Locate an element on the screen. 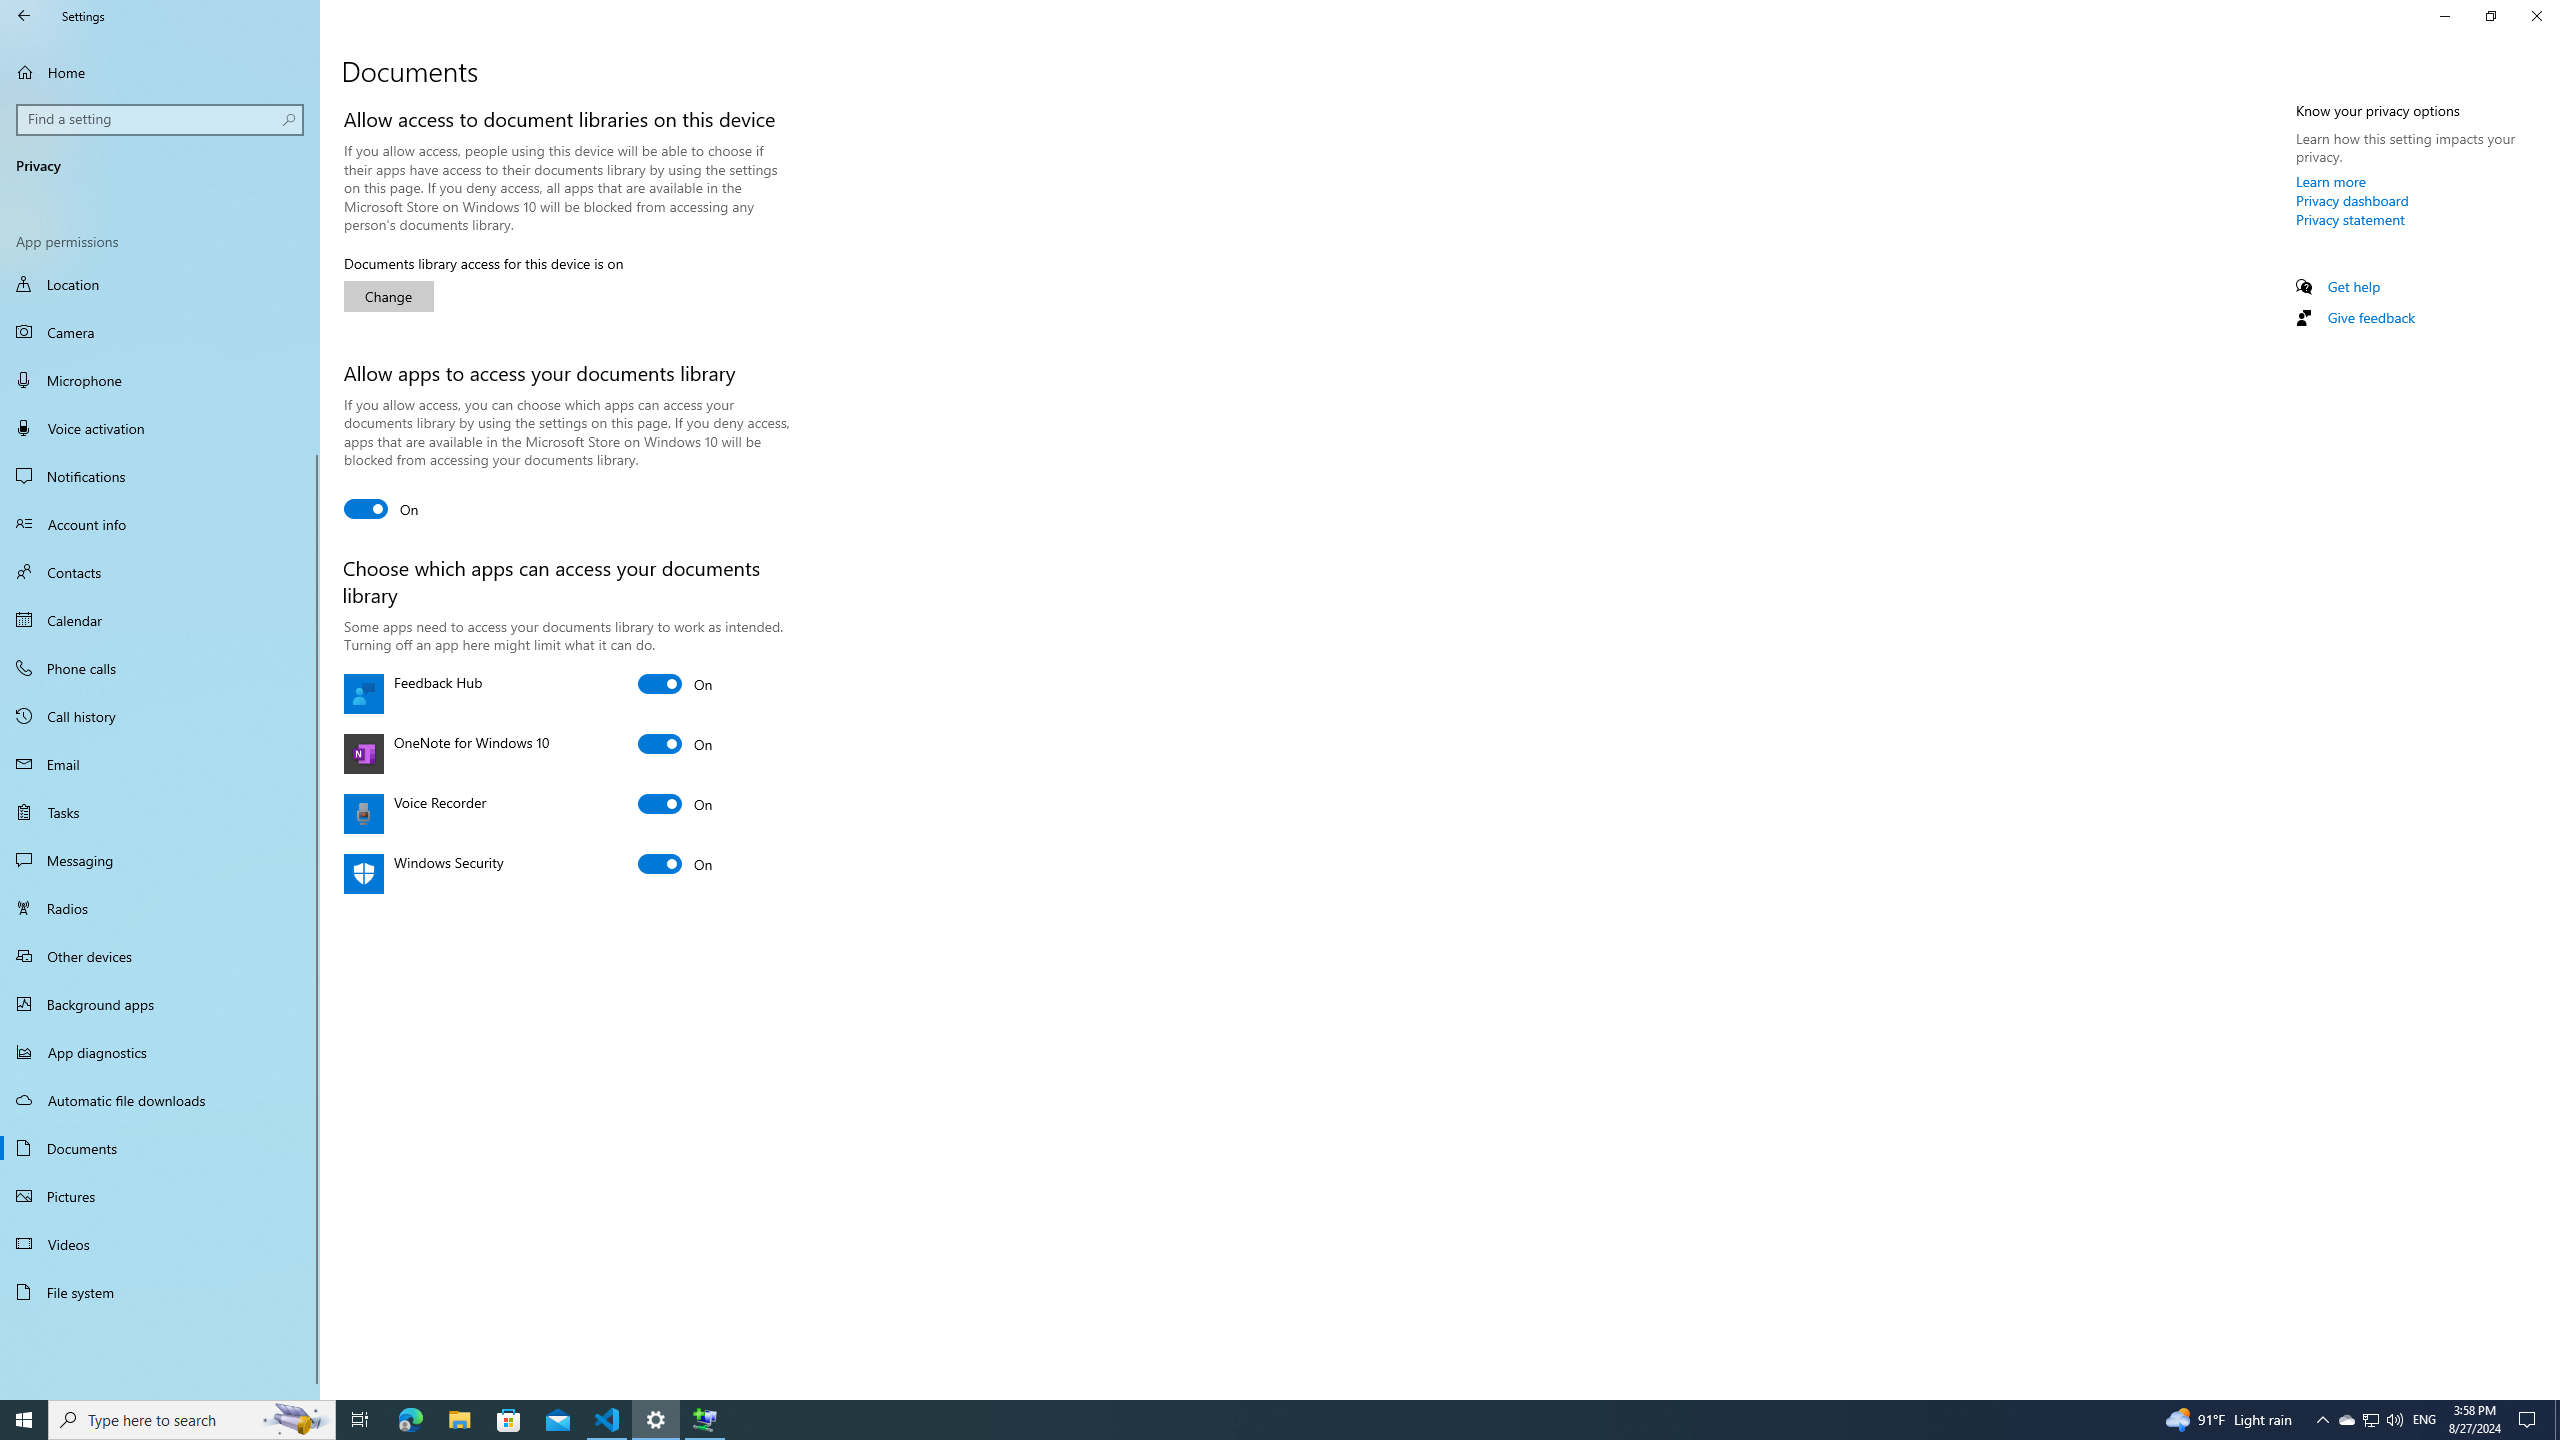 This screenshot has height=1440, width=2560. 'Learn more' is located at coordinates (2331, 180).